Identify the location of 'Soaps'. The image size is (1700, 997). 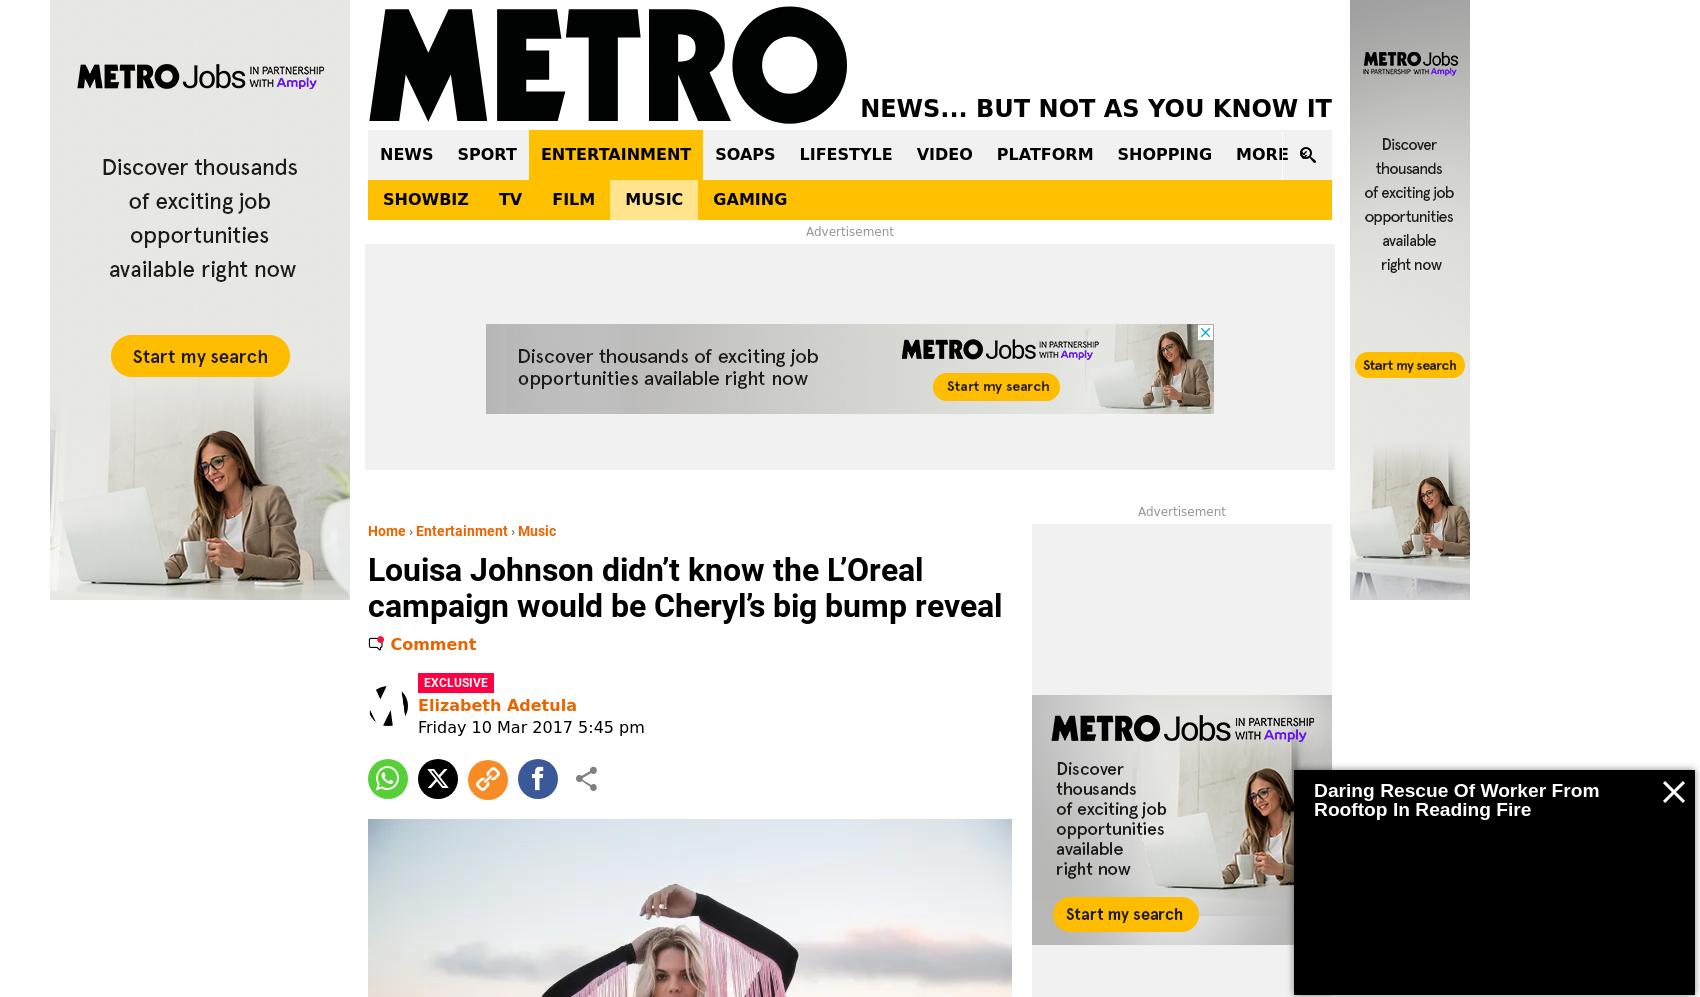
(744, 153).